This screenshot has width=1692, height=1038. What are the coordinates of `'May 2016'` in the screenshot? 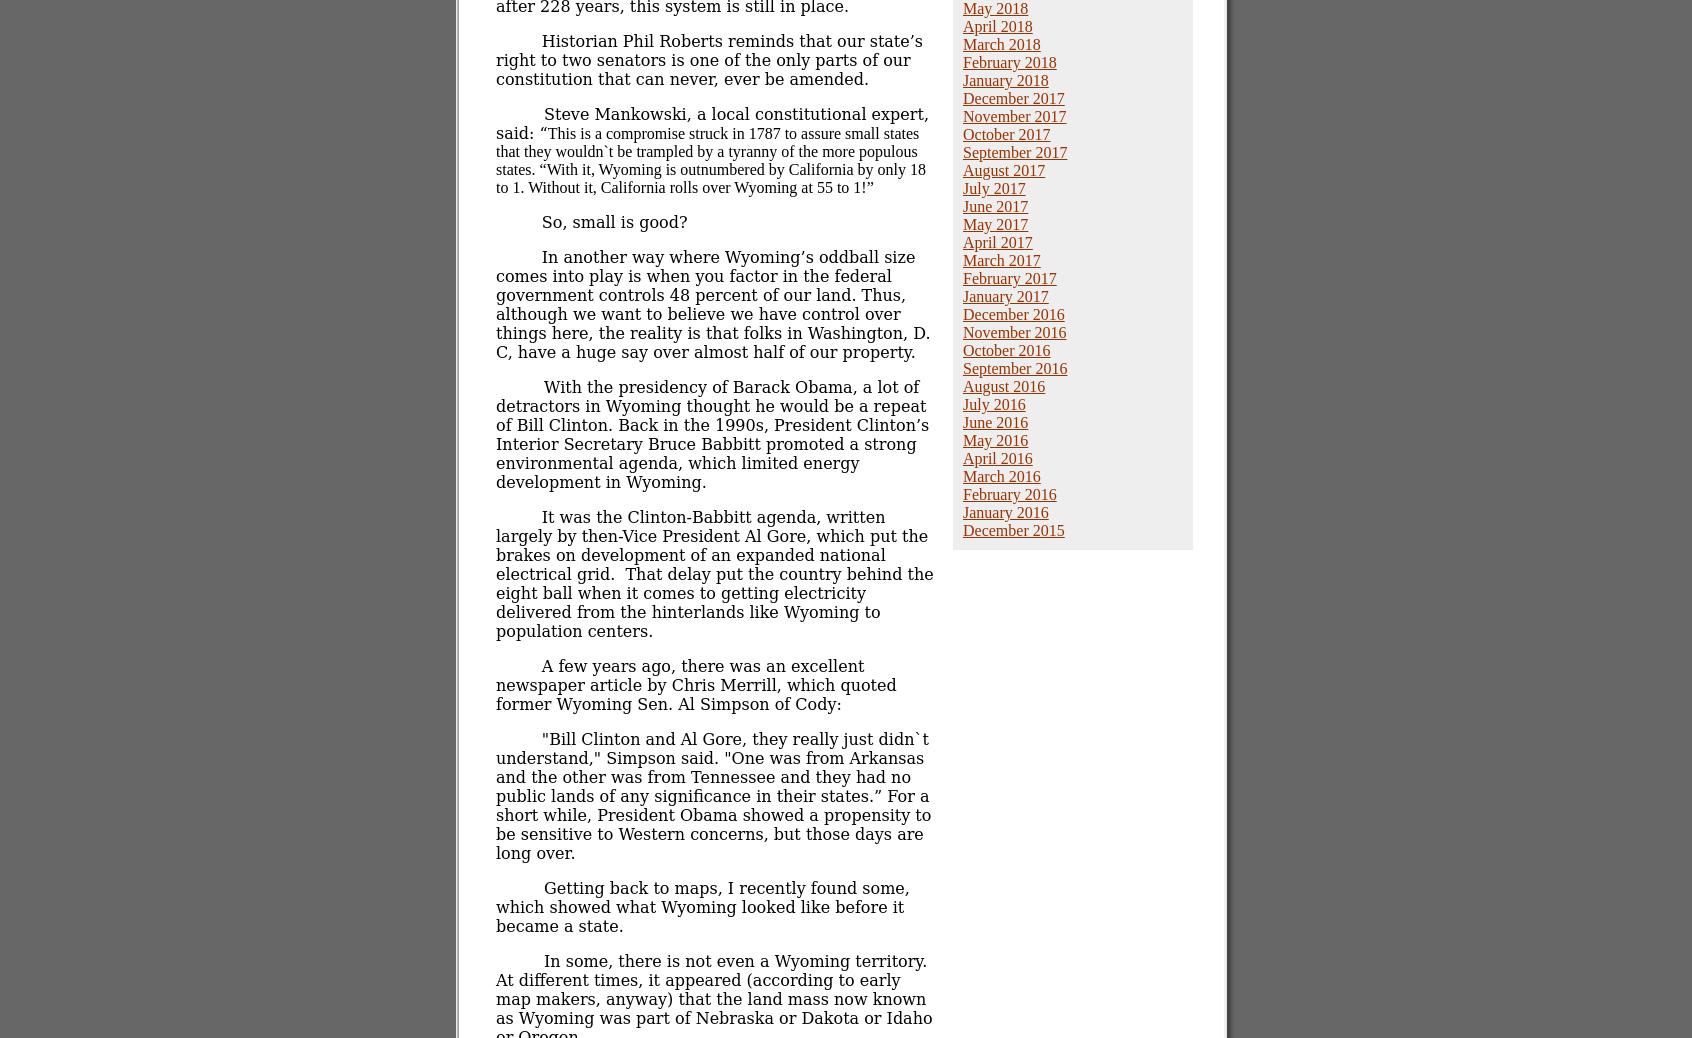 It's located at (994, 440).